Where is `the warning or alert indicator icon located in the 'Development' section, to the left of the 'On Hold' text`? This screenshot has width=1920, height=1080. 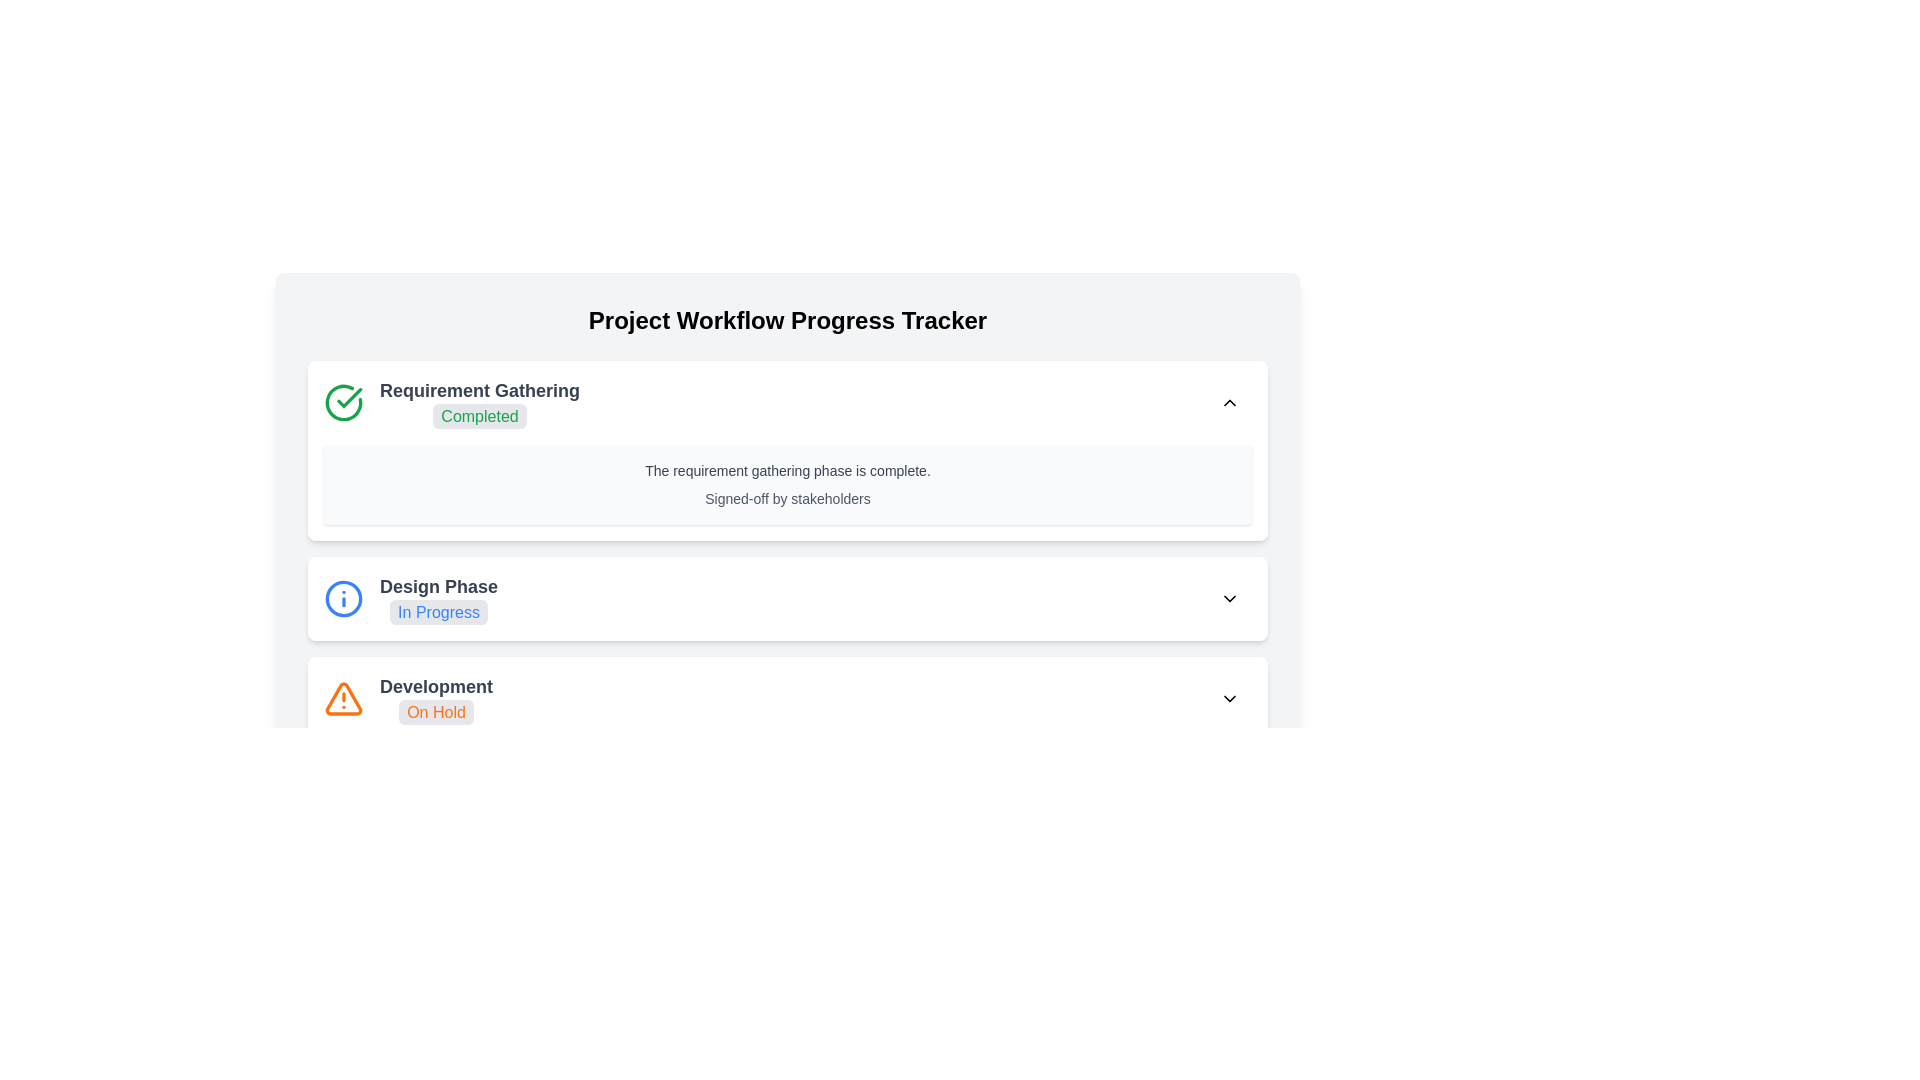
the warning or alert indicator icon located in the 'Development' section, to the left of the 'On Hold' text is located at coordinates (344, 697).